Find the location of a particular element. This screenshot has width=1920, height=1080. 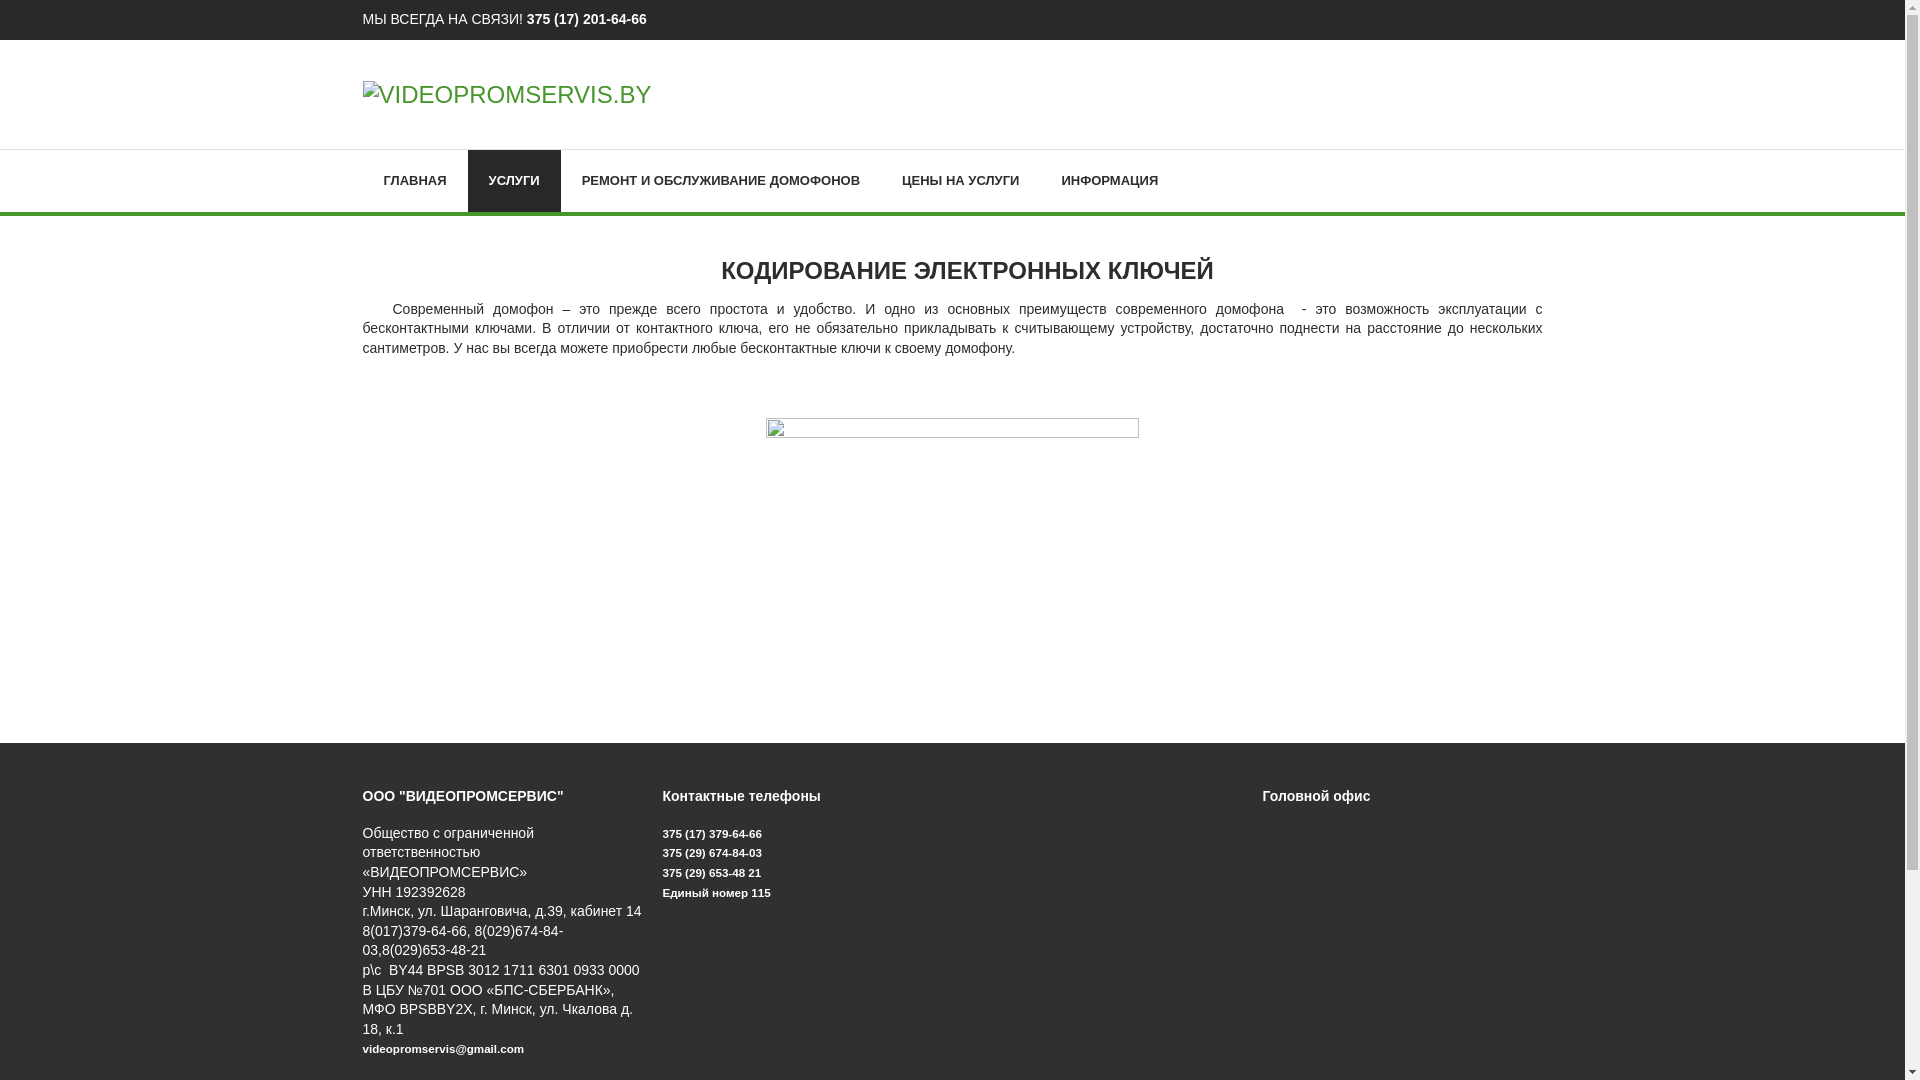

'videopromservis.by' is located at coordinates (506, 93).